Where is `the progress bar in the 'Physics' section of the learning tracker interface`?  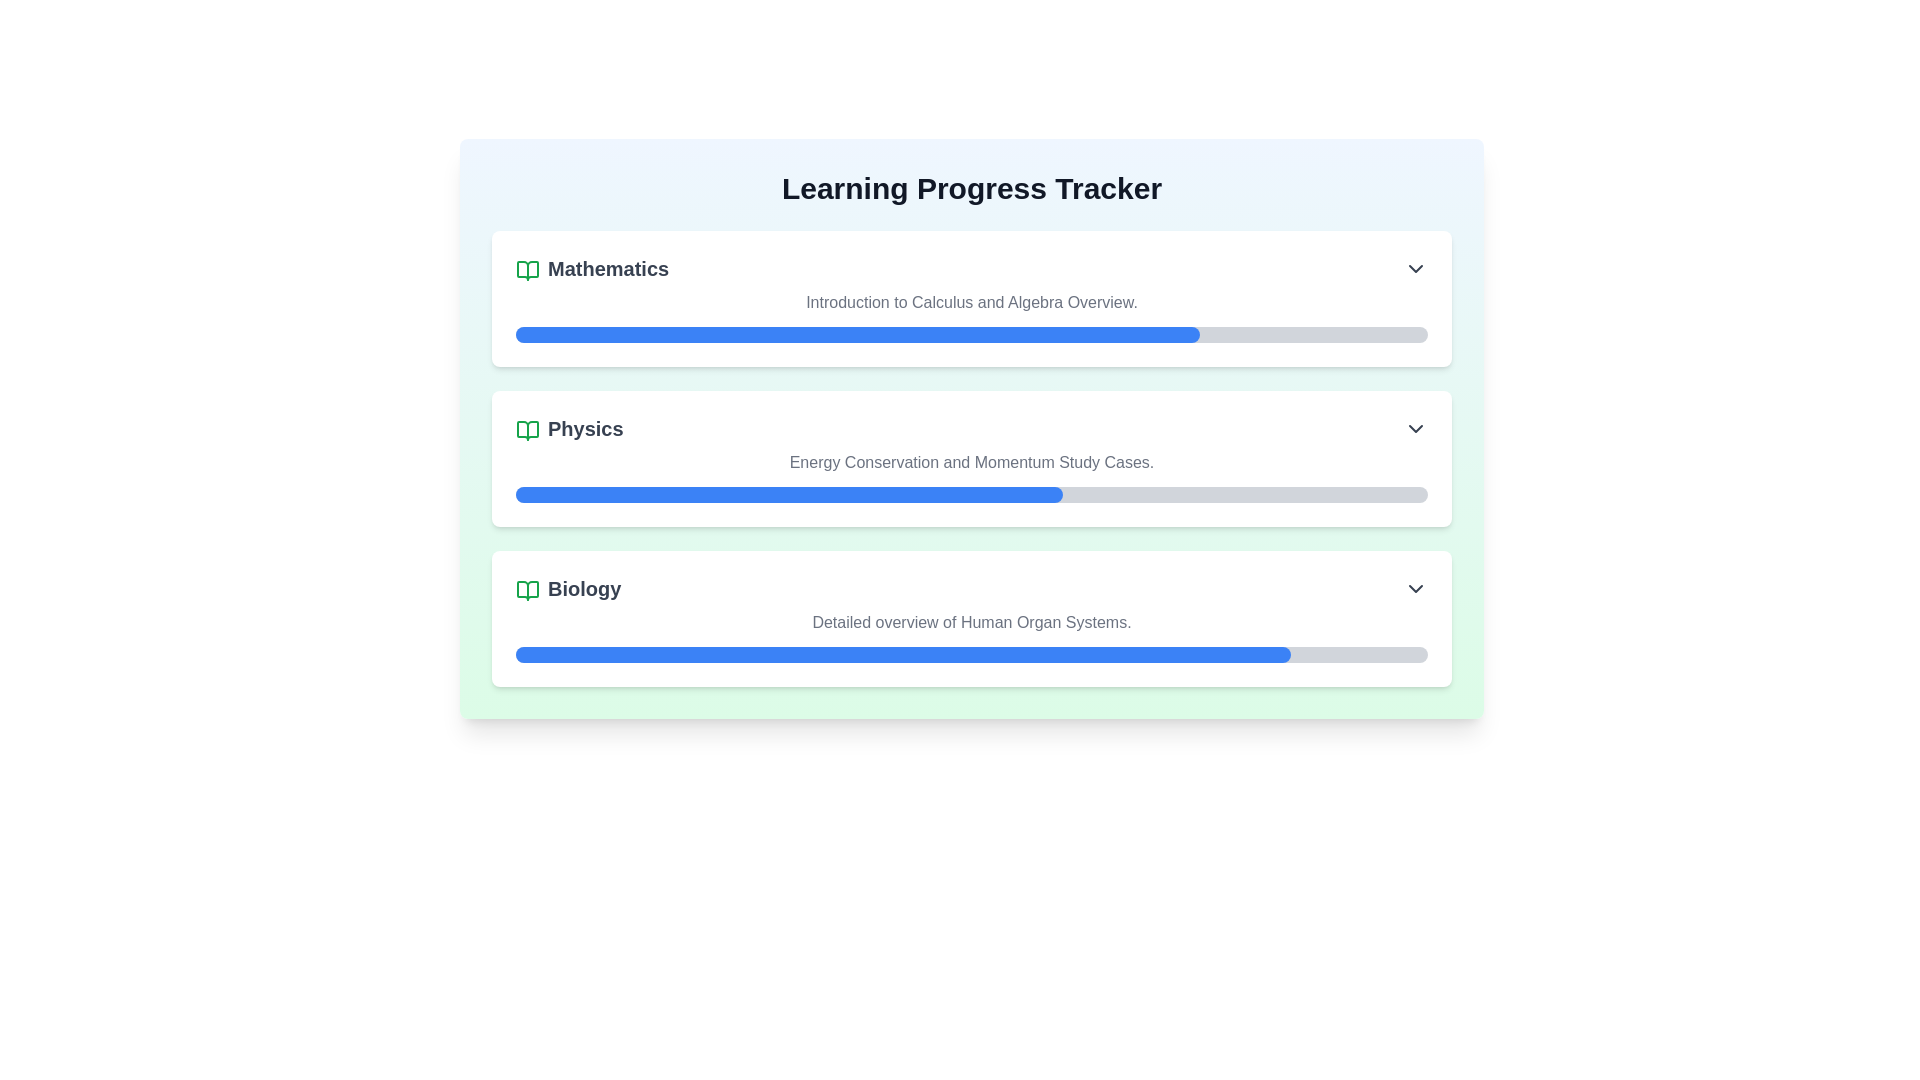
the progress bar in the 'Physics' section of the learning tracker interface is located at coordinates (971, 477).